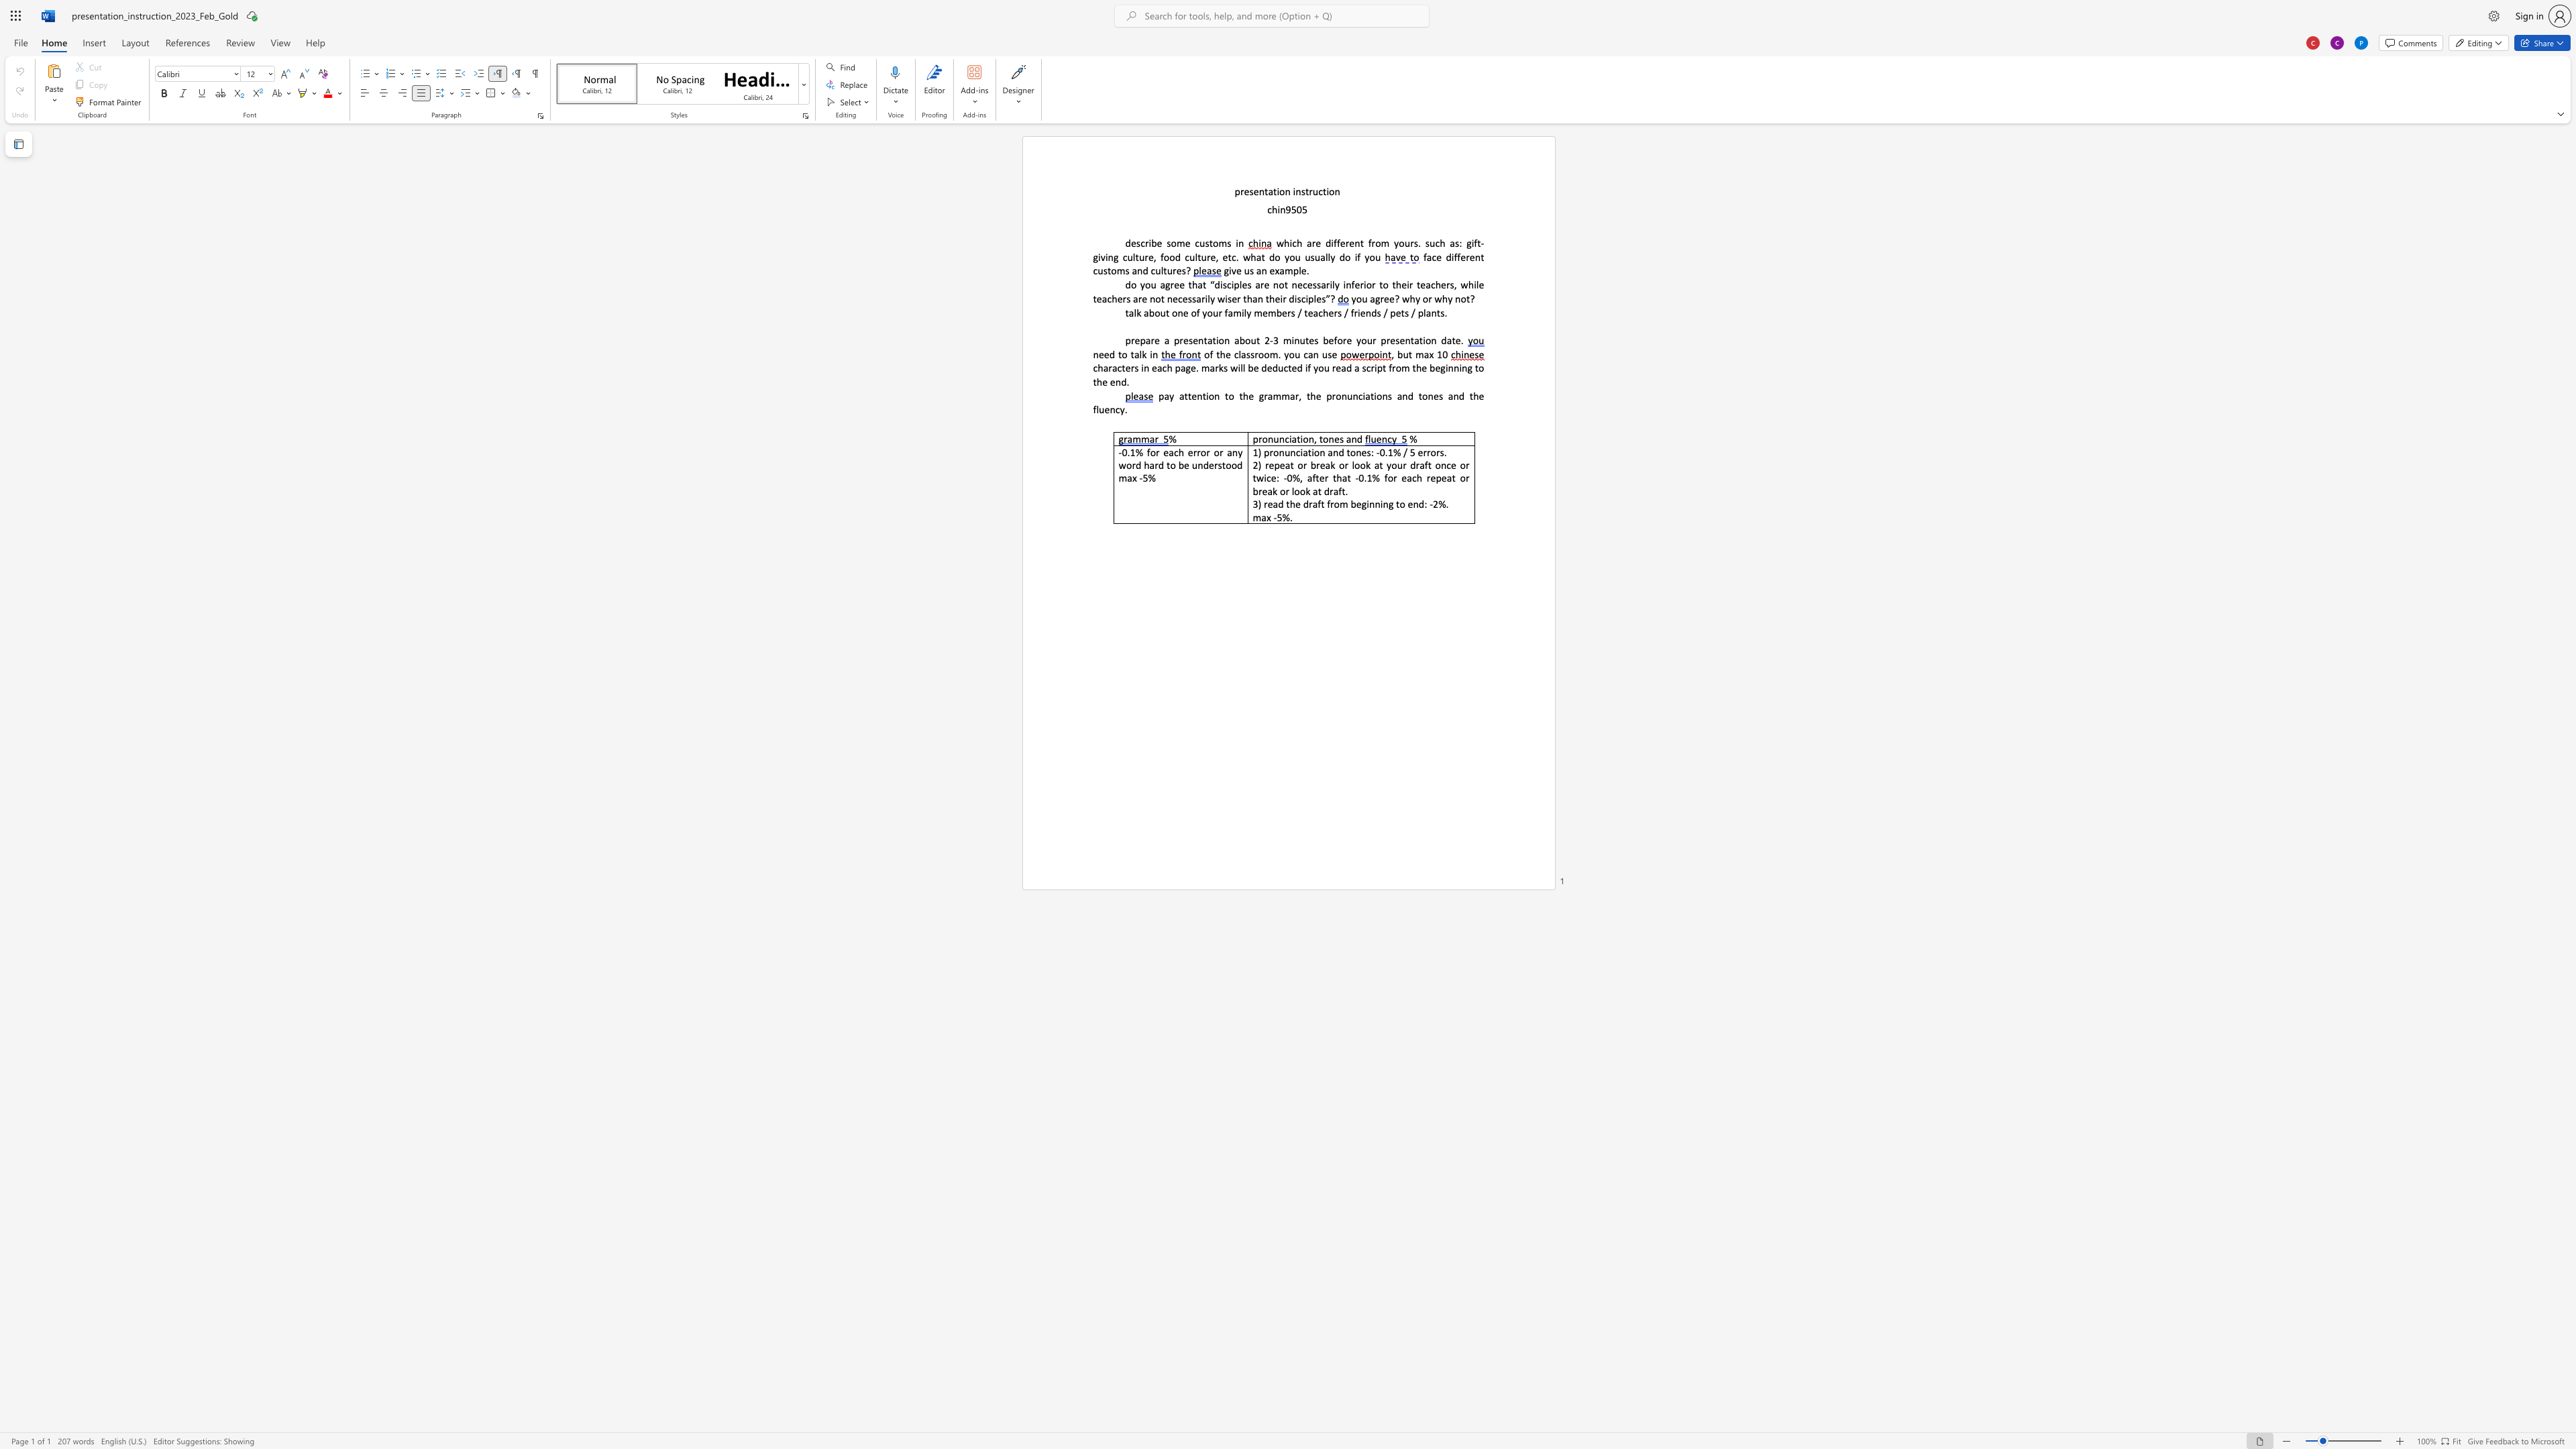 Image resolution: width=2576 pixels, height=1449 pixels. I want to click on the 1th character "r" in the text, so click(1258, 439).